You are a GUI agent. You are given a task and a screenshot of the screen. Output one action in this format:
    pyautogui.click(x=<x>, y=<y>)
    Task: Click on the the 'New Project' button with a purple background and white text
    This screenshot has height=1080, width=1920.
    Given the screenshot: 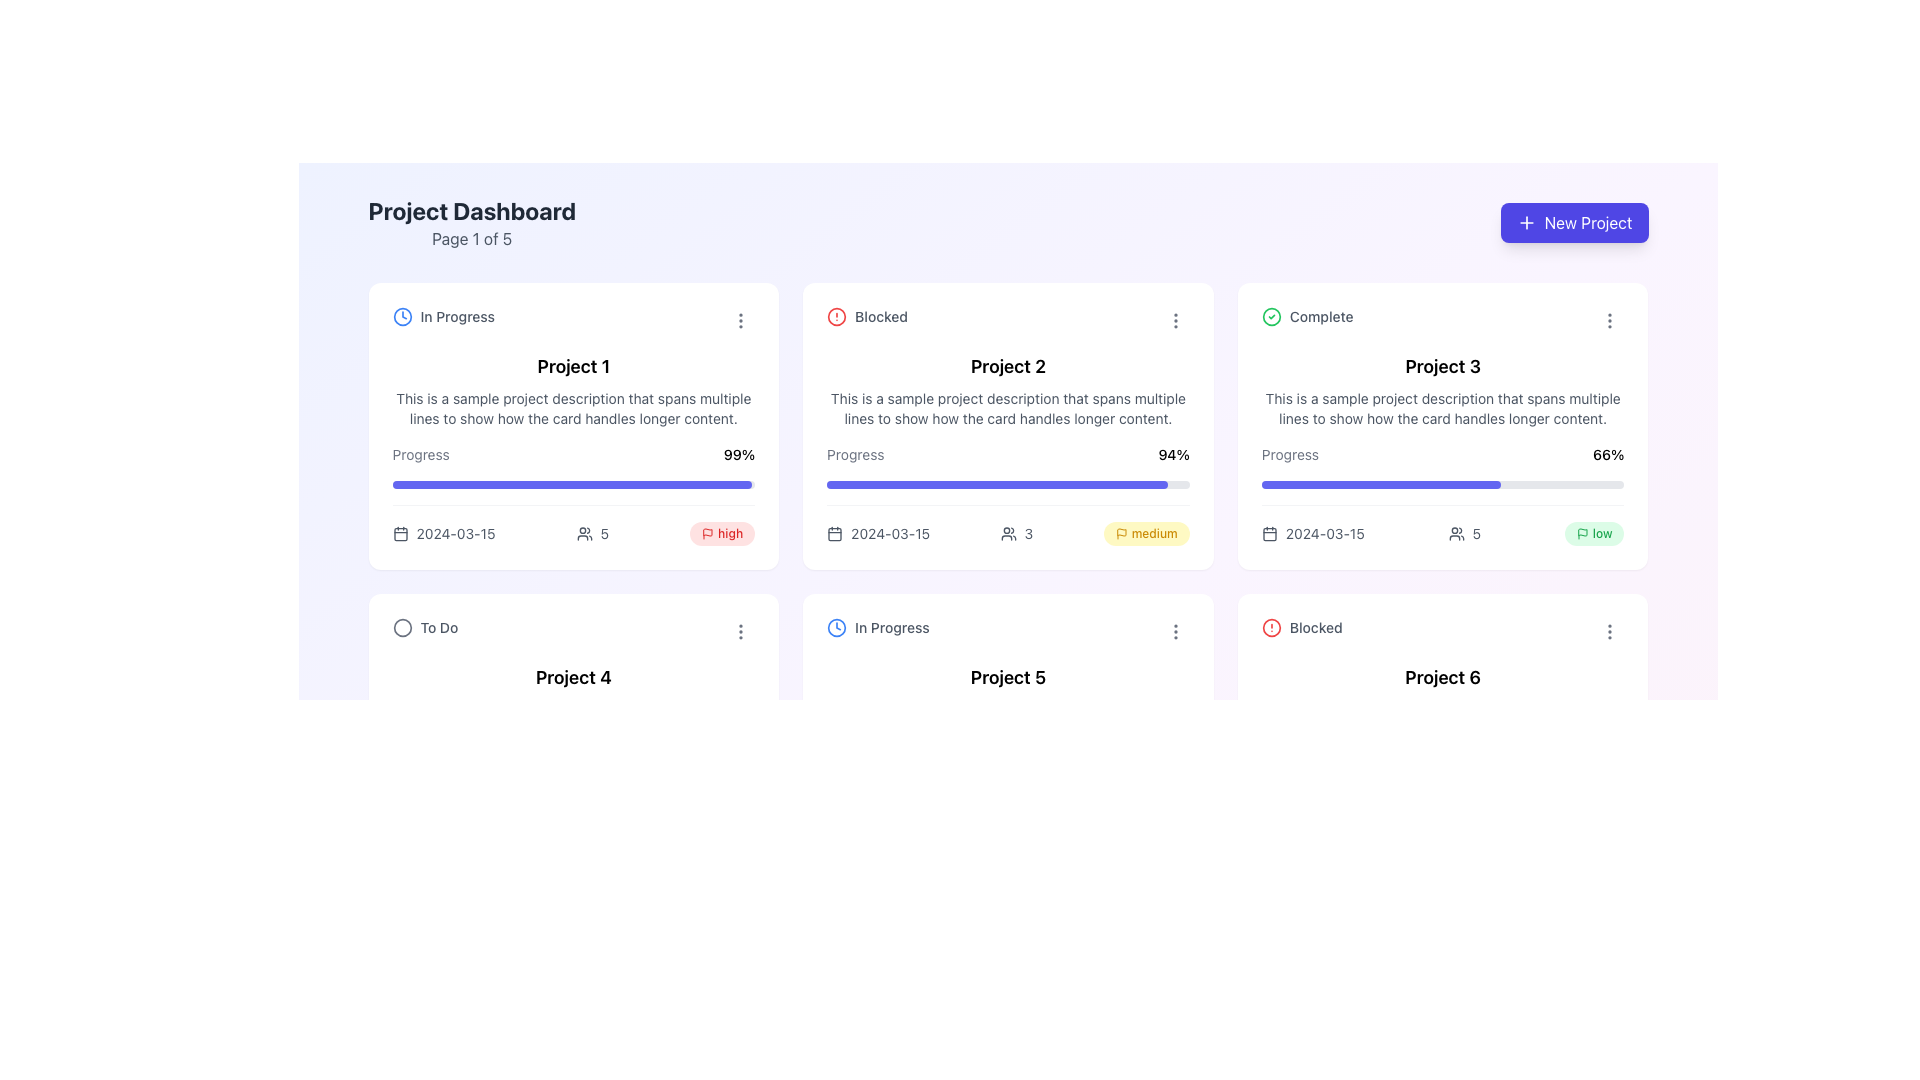 What is the action you would take?
    pyautogui.click(x=1573, y=223)
    